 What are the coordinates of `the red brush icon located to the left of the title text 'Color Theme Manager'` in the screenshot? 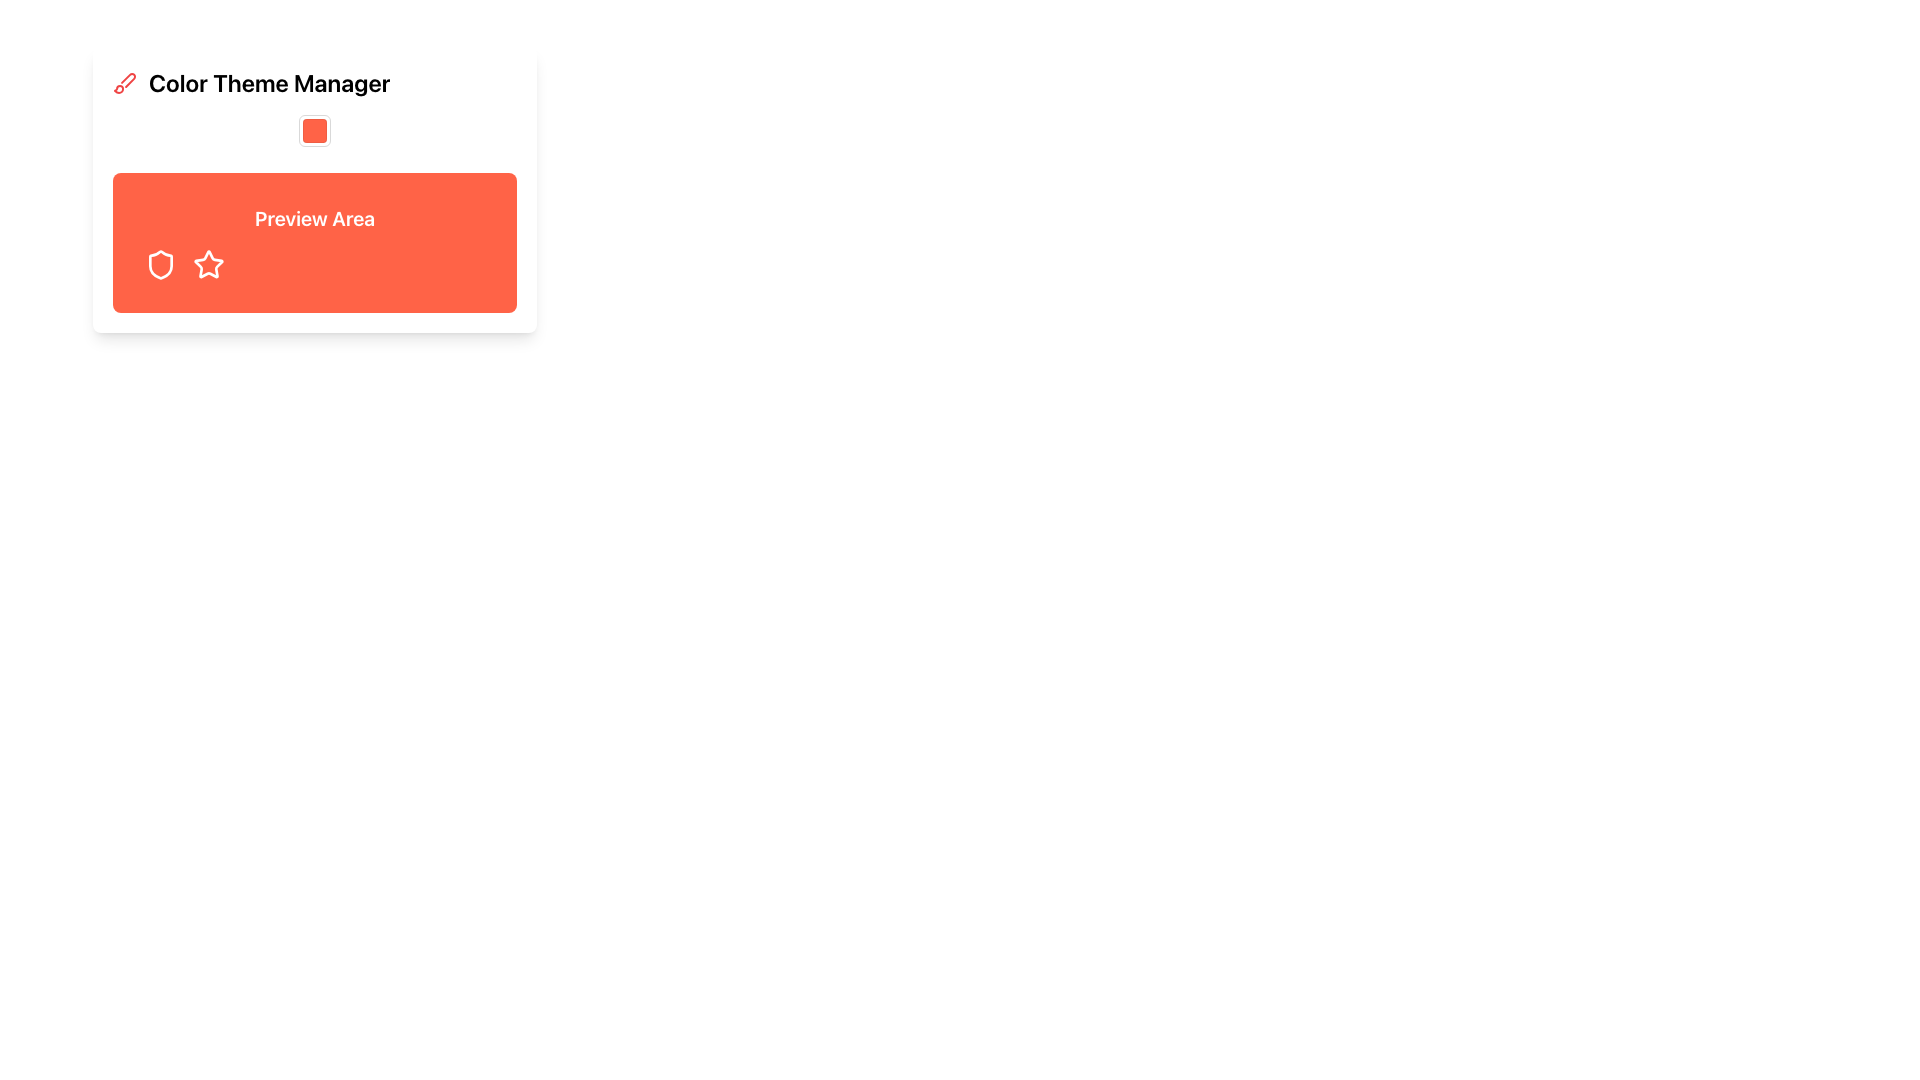 It's located at (123, 82).